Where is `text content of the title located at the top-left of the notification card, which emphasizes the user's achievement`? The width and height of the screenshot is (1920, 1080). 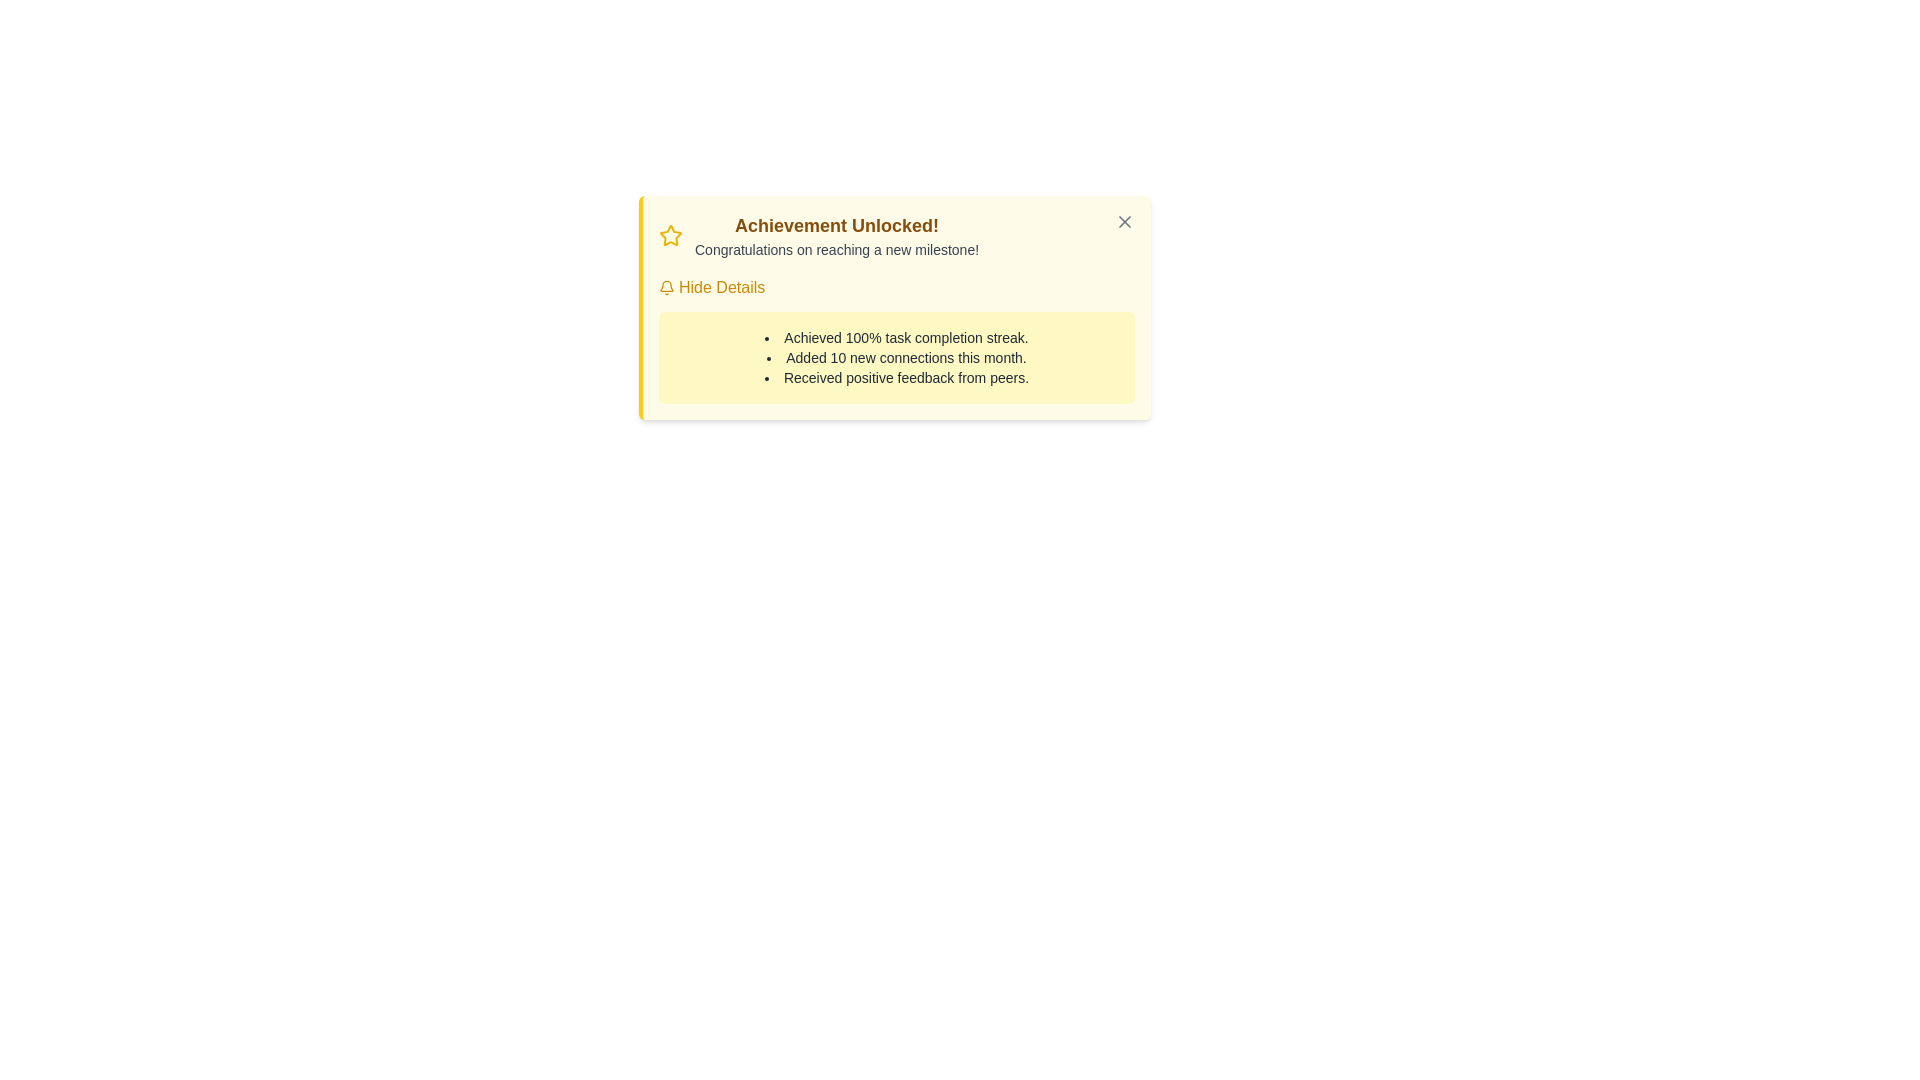
text content of the title located at the top-left of the notification card, which emphasizes the user's achievement is located at coordinates (837, 225).